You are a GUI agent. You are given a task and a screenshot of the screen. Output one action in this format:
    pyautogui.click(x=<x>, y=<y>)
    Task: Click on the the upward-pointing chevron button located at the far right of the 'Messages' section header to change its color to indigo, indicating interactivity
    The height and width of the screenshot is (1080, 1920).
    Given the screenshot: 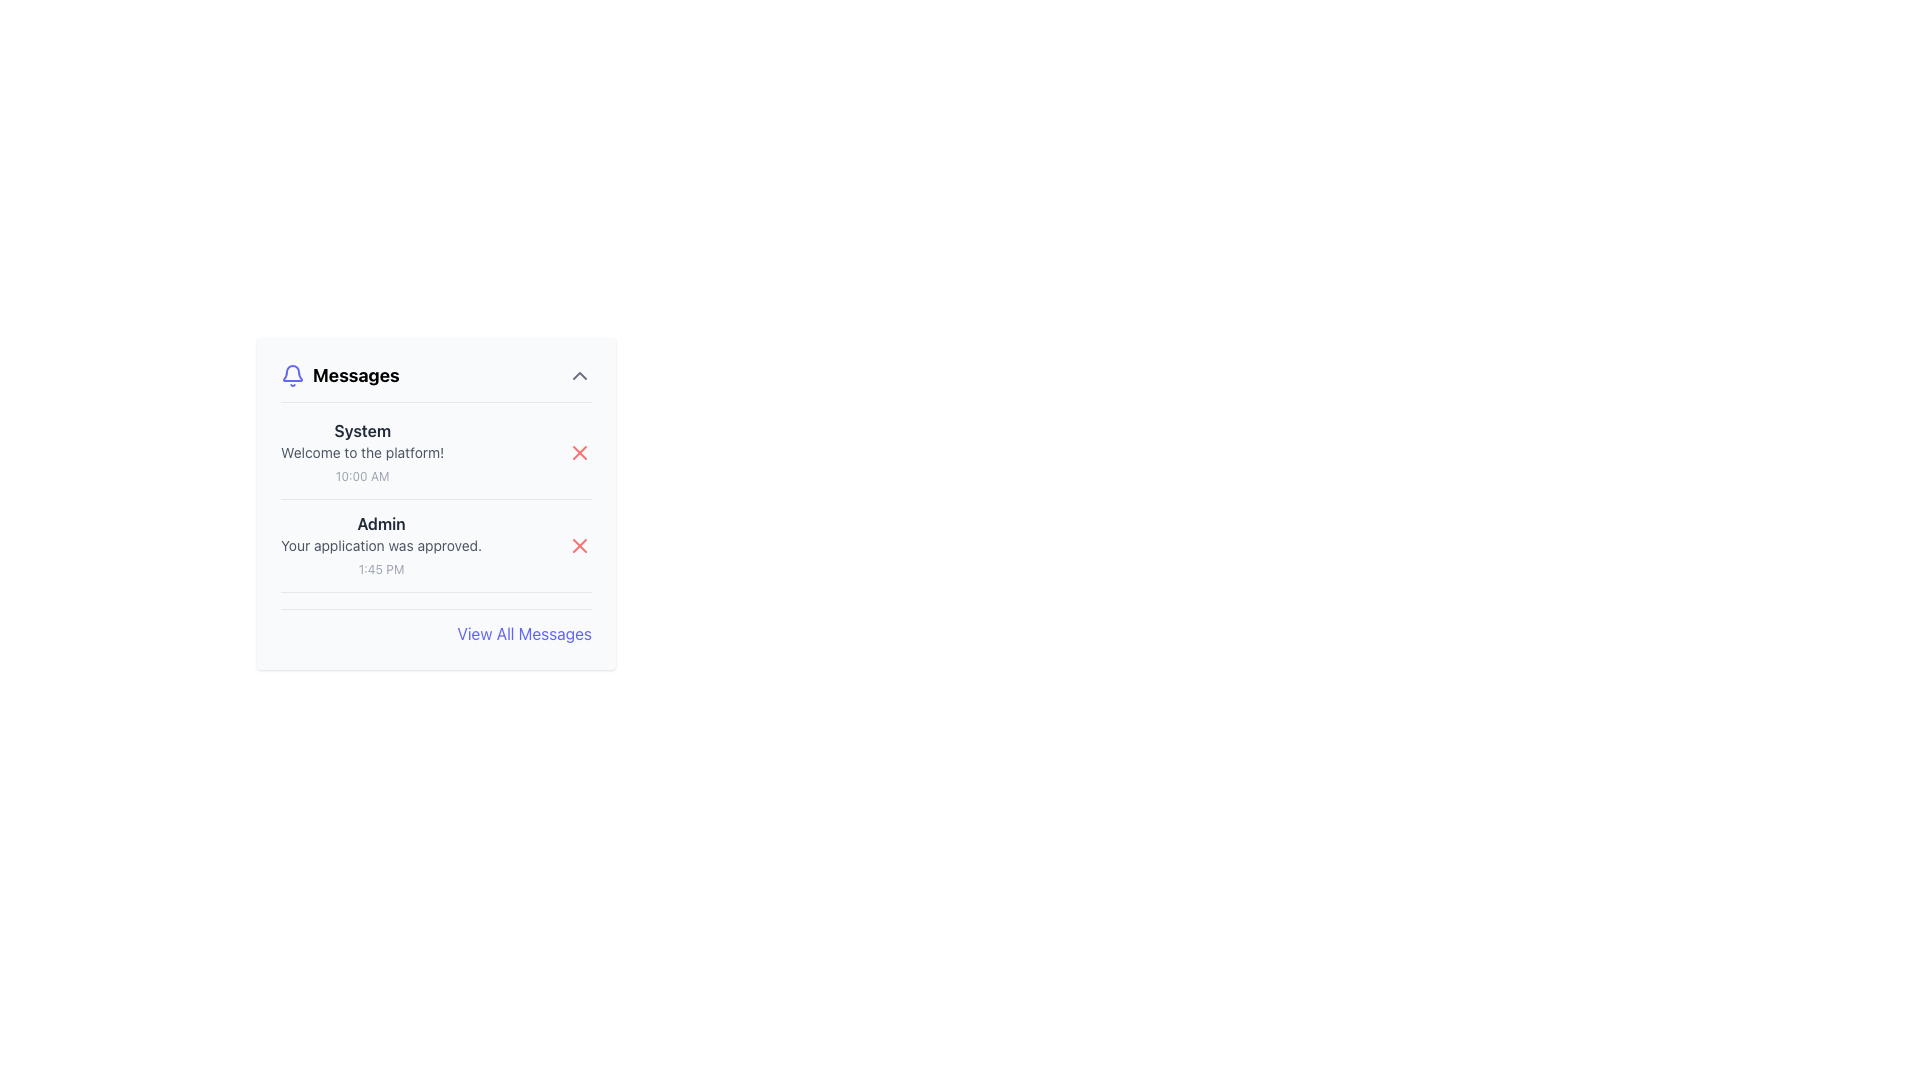 What is the action you would take?
    pyautogui.click(x=579, y=375)
    